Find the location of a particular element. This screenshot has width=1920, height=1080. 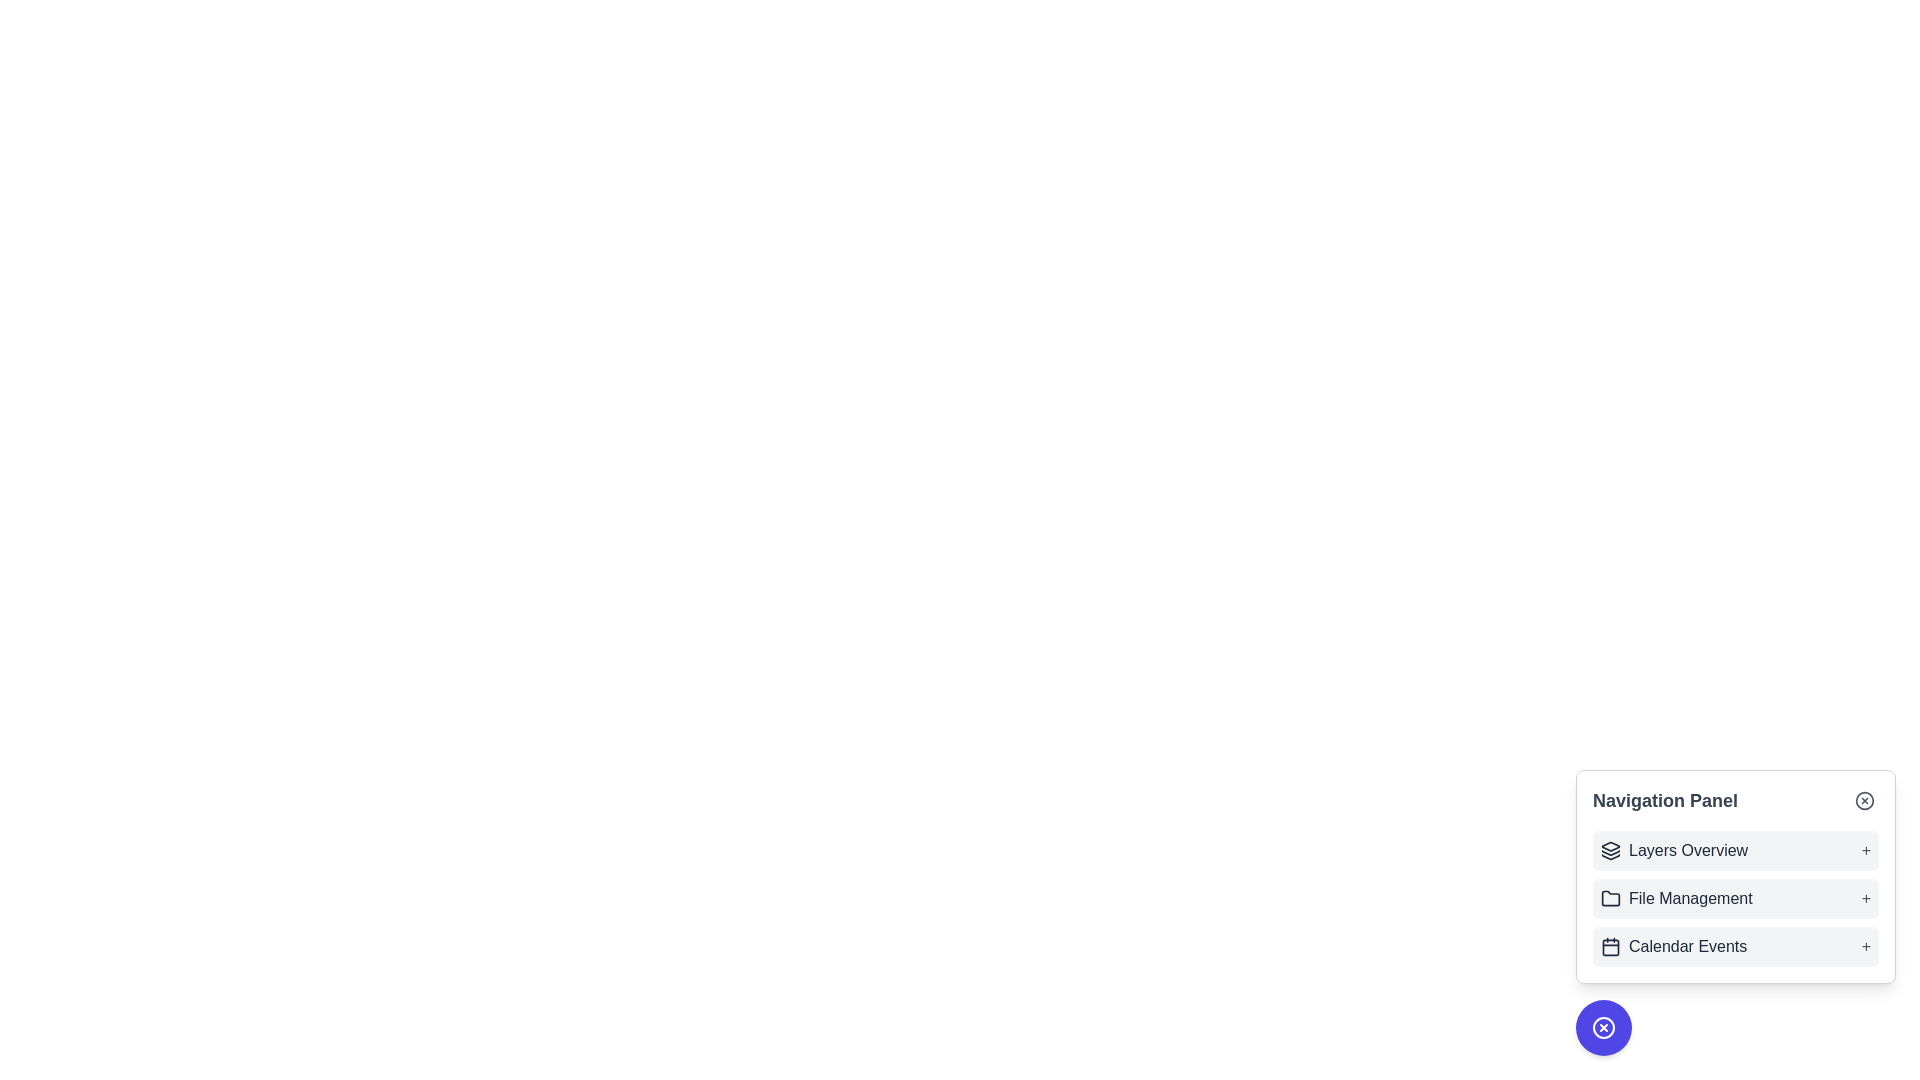

the first entry in the navigation panel labeled 'Layers Overview', which features an icon of stacked layers and a '+' symbol is located at coordinates (1735, 851).